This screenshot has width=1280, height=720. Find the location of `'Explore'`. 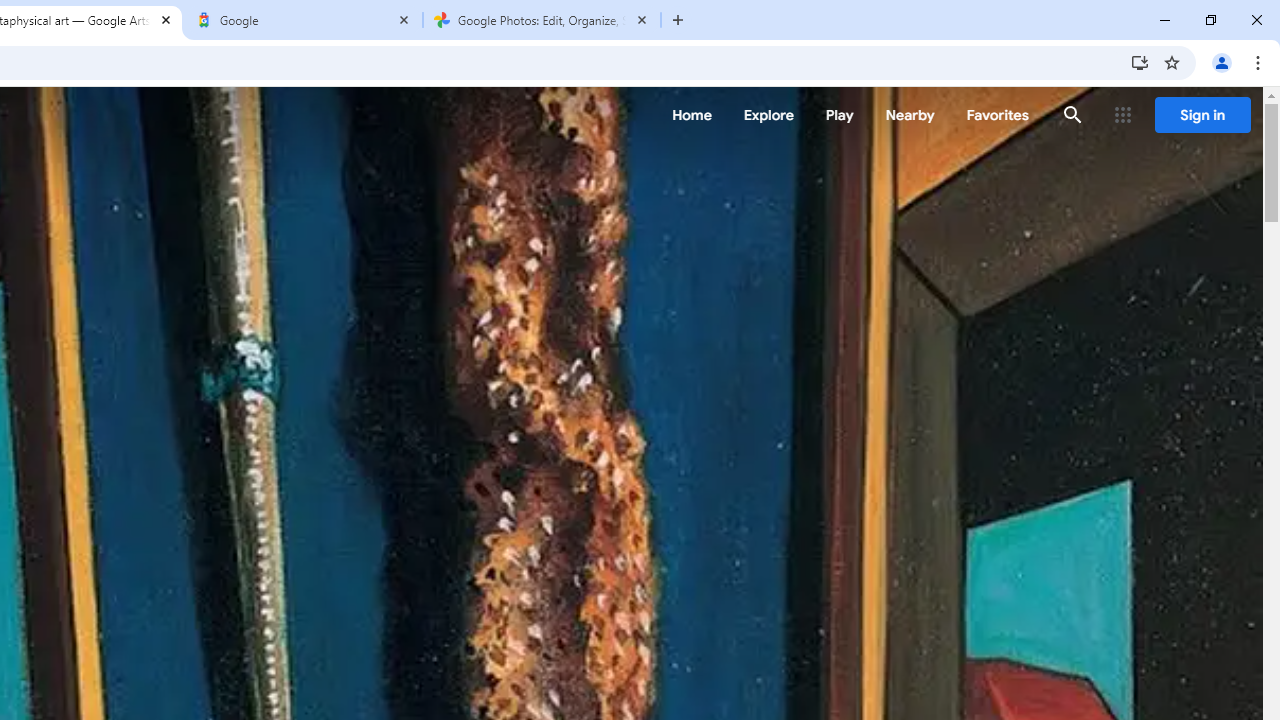

'Explore' is located at coordinates (767, 115).